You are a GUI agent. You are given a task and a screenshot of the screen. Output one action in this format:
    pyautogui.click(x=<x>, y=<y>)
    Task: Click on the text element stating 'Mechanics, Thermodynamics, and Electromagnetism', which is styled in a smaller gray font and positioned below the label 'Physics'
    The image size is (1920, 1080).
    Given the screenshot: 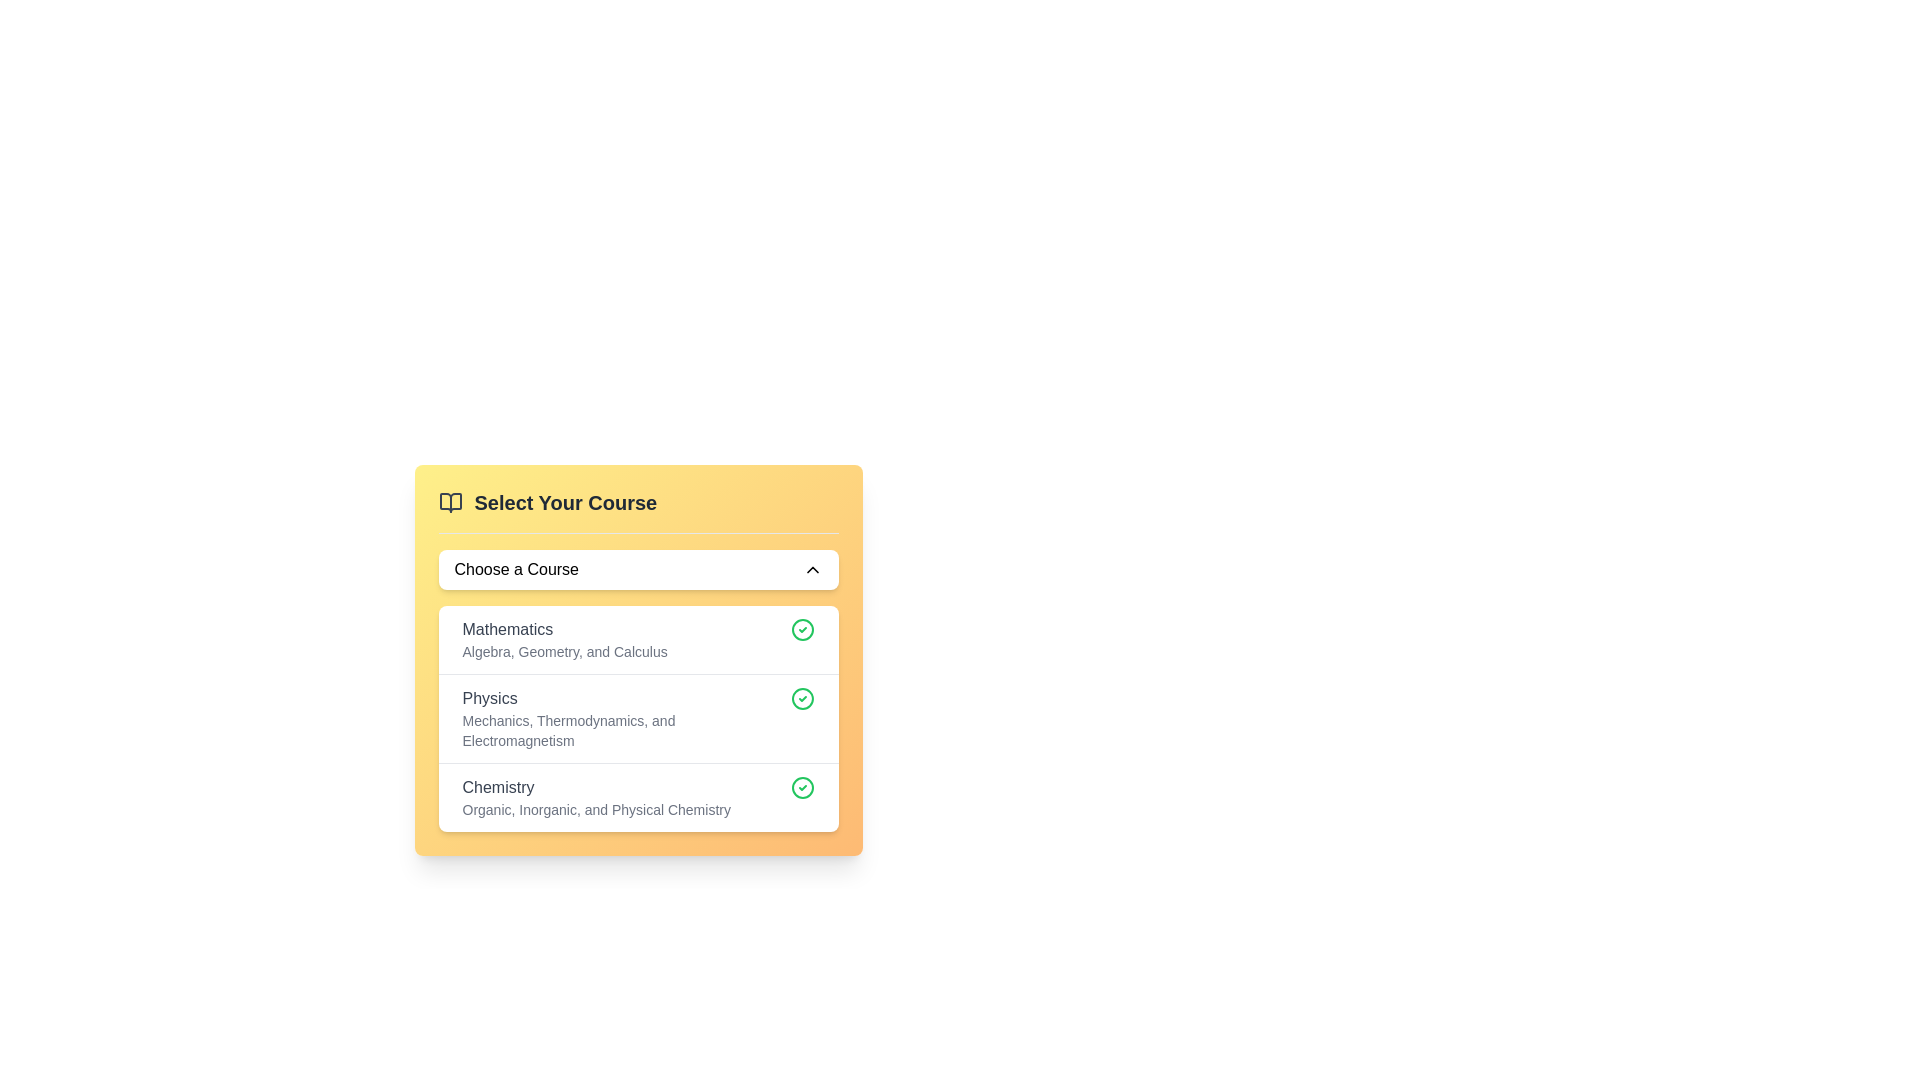 What is the action you would take?
    pyautogui.click(x=625, y=731)
    